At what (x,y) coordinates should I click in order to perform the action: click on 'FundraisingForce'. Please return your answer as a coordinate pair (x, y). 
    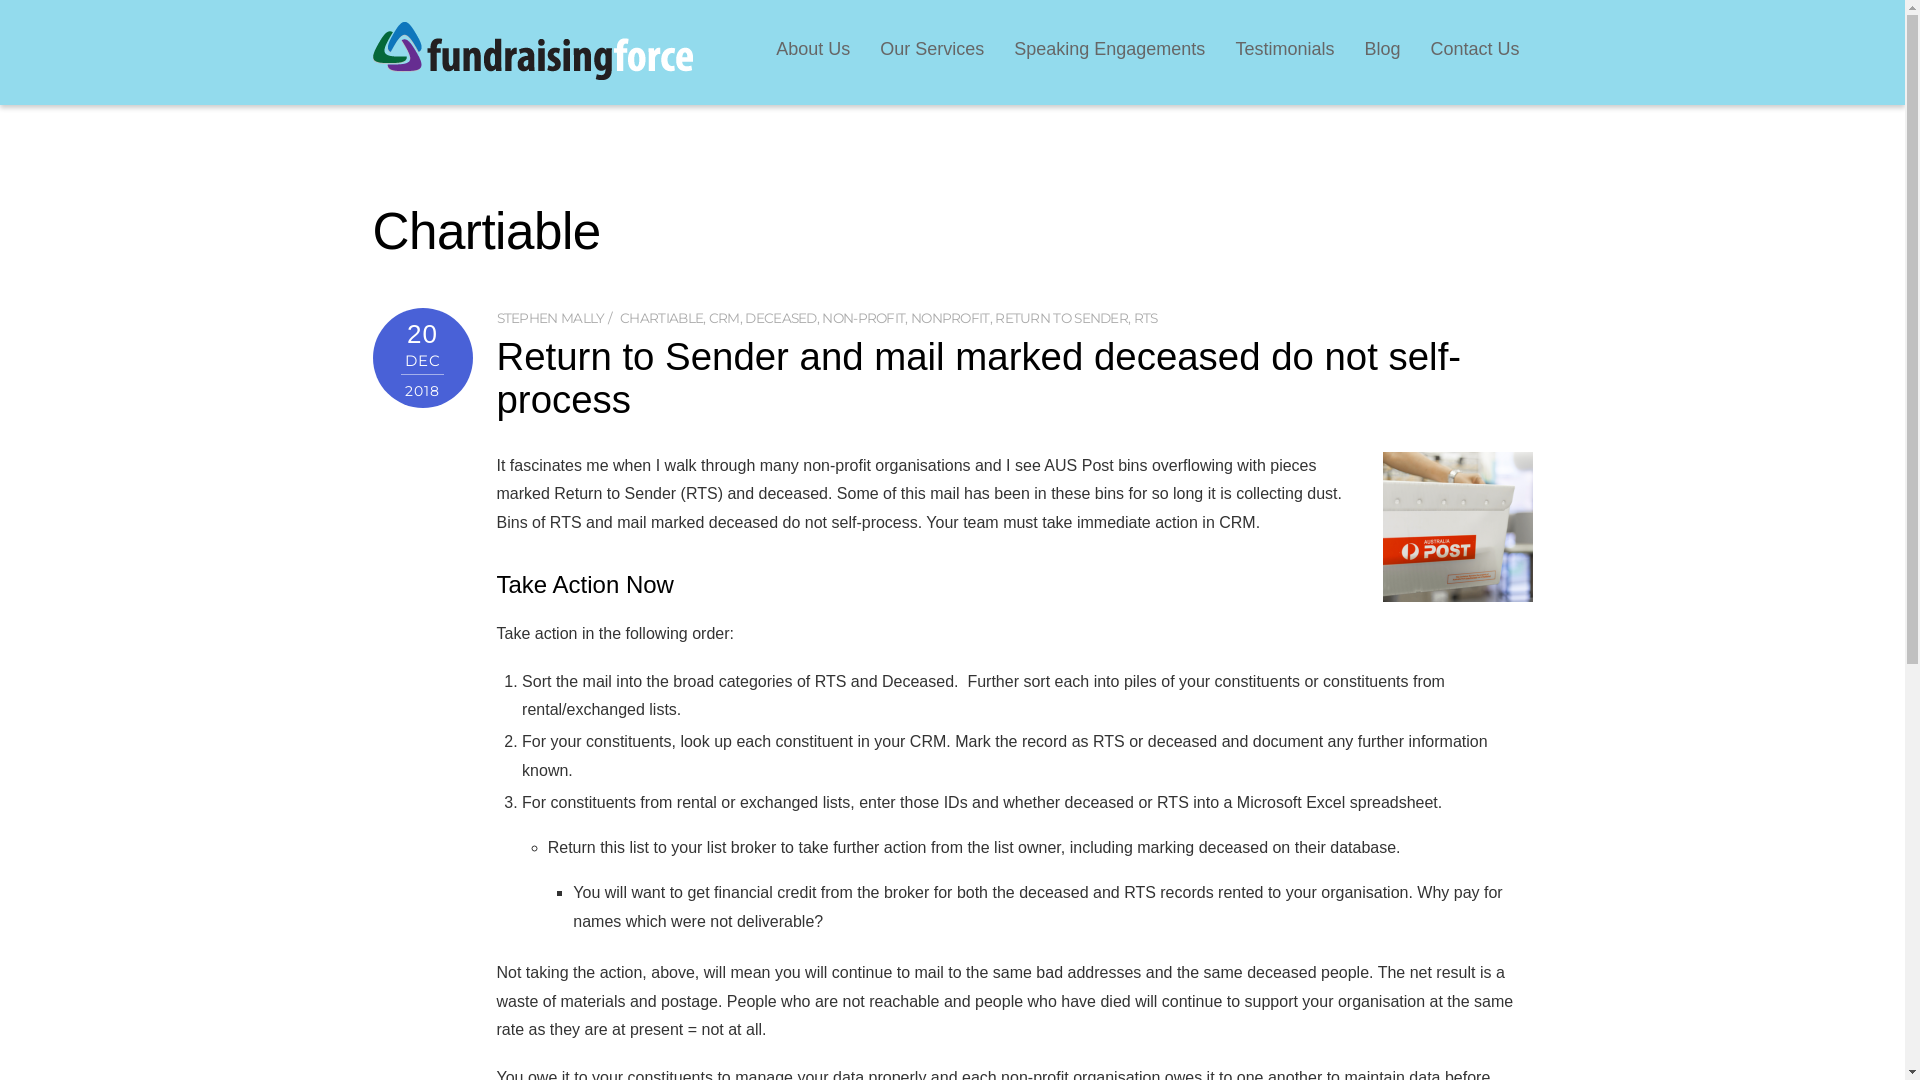
    Looking at the image, I should click on (532, 69).